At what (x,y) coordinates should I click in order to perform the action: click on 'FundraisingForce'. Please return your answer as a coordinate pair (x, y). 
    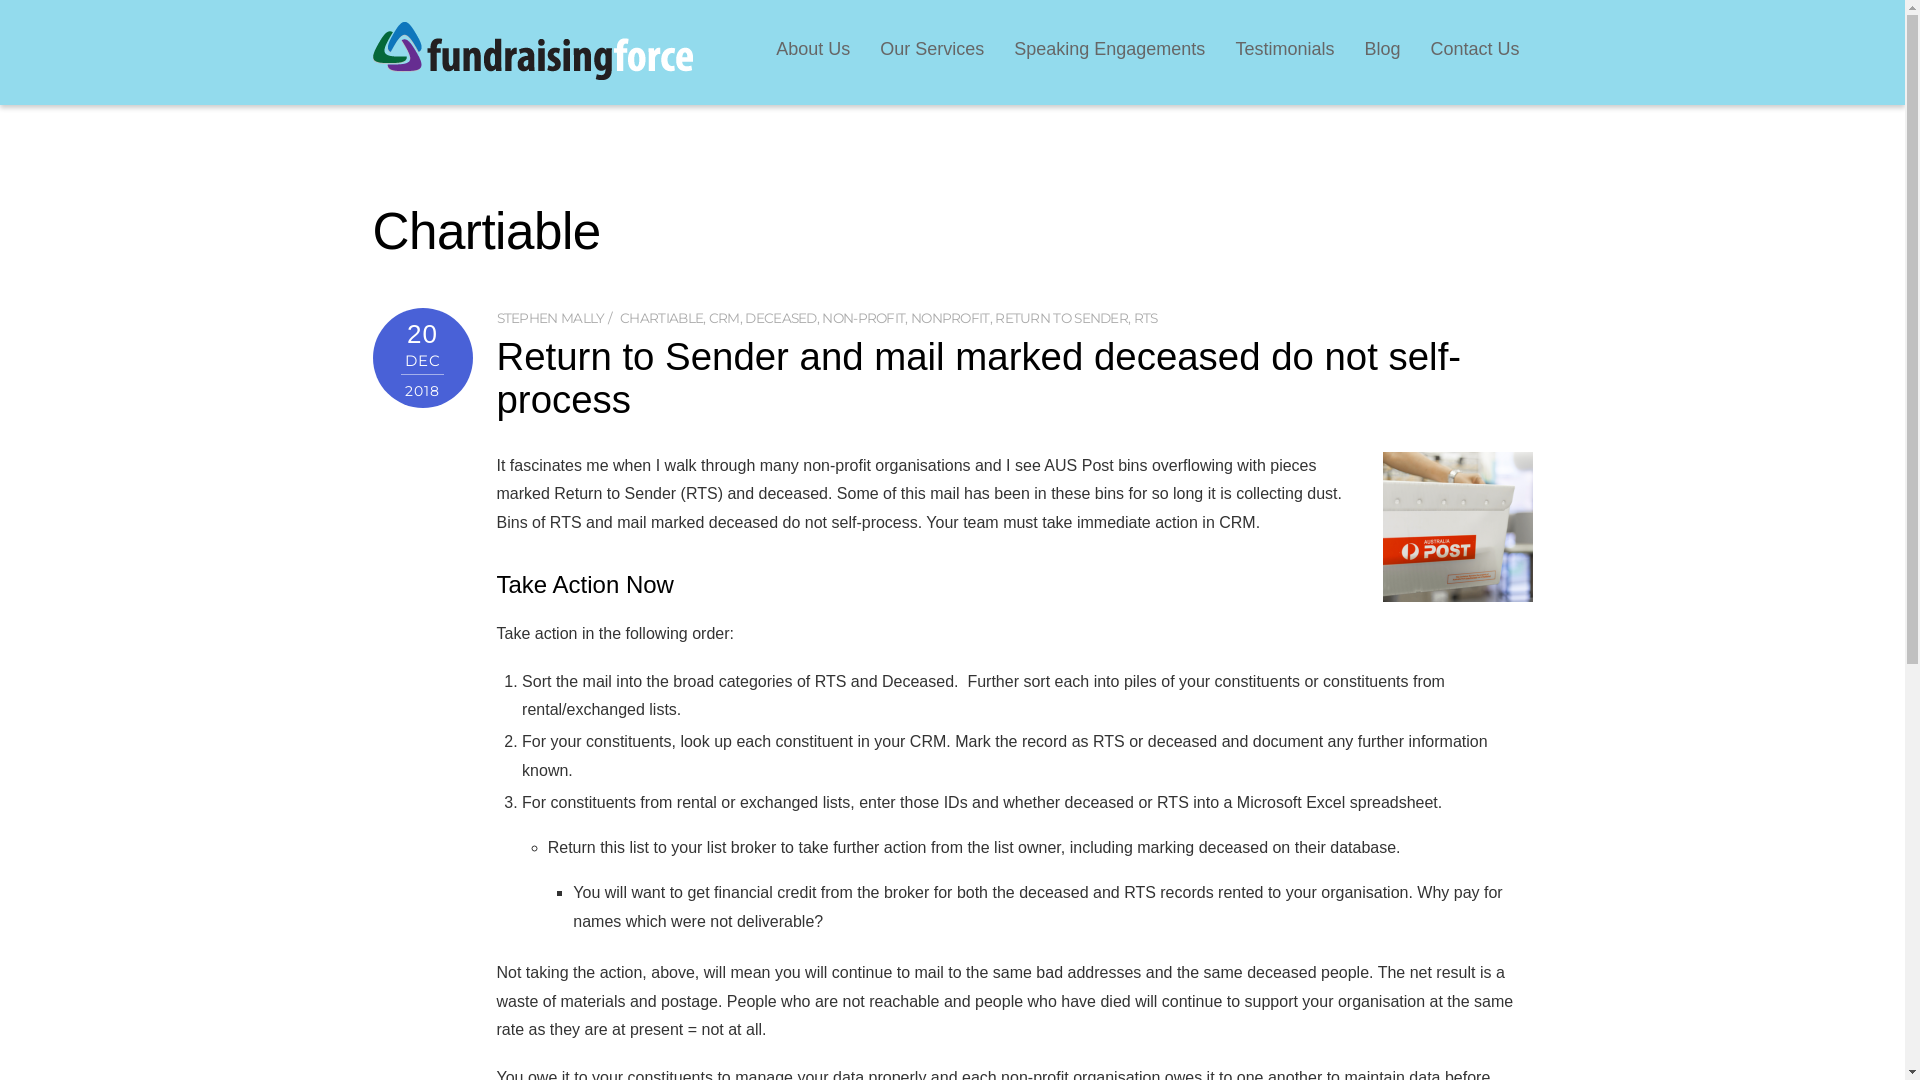
    Looking at the image, I should click on (532, 69).